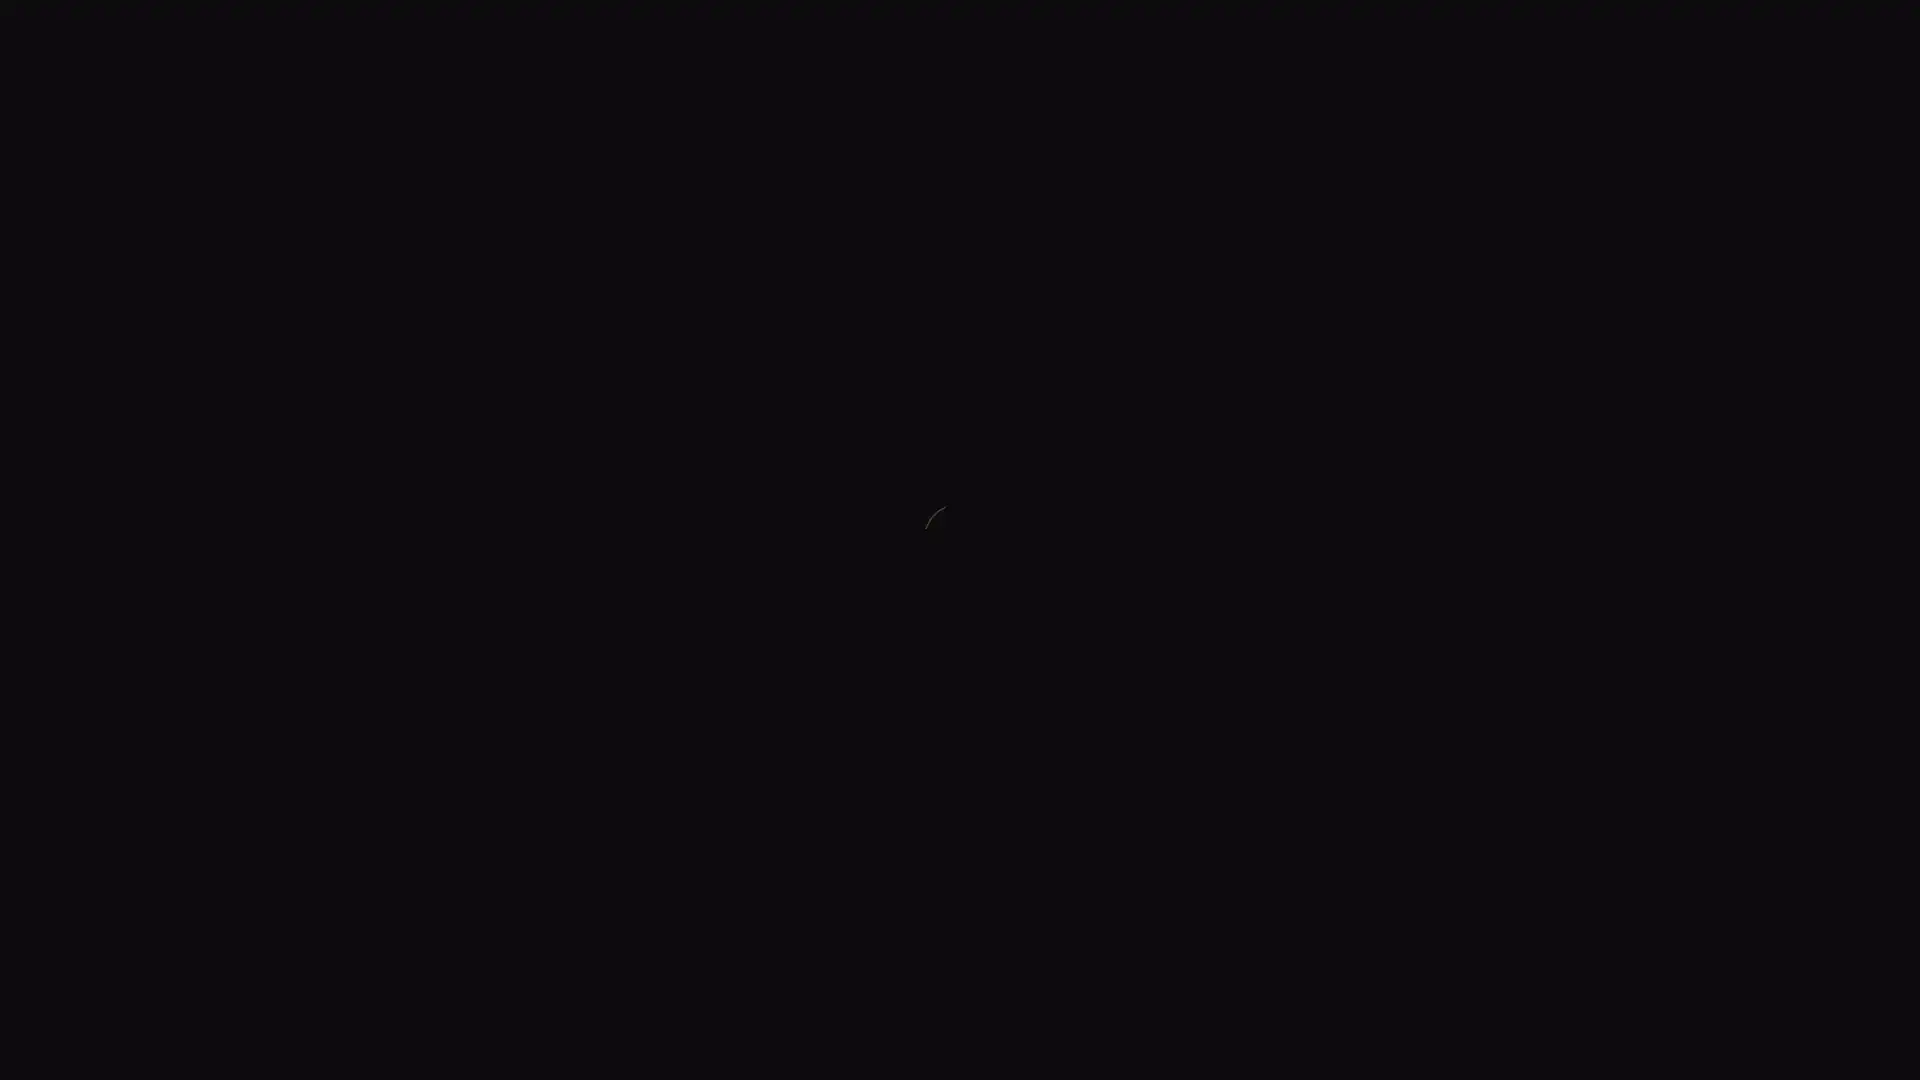 This screenshot has height=1080, width=1920. Describe the element at coordinates (1697, 499) in the screenshot. I see `CLOSE` at that location.